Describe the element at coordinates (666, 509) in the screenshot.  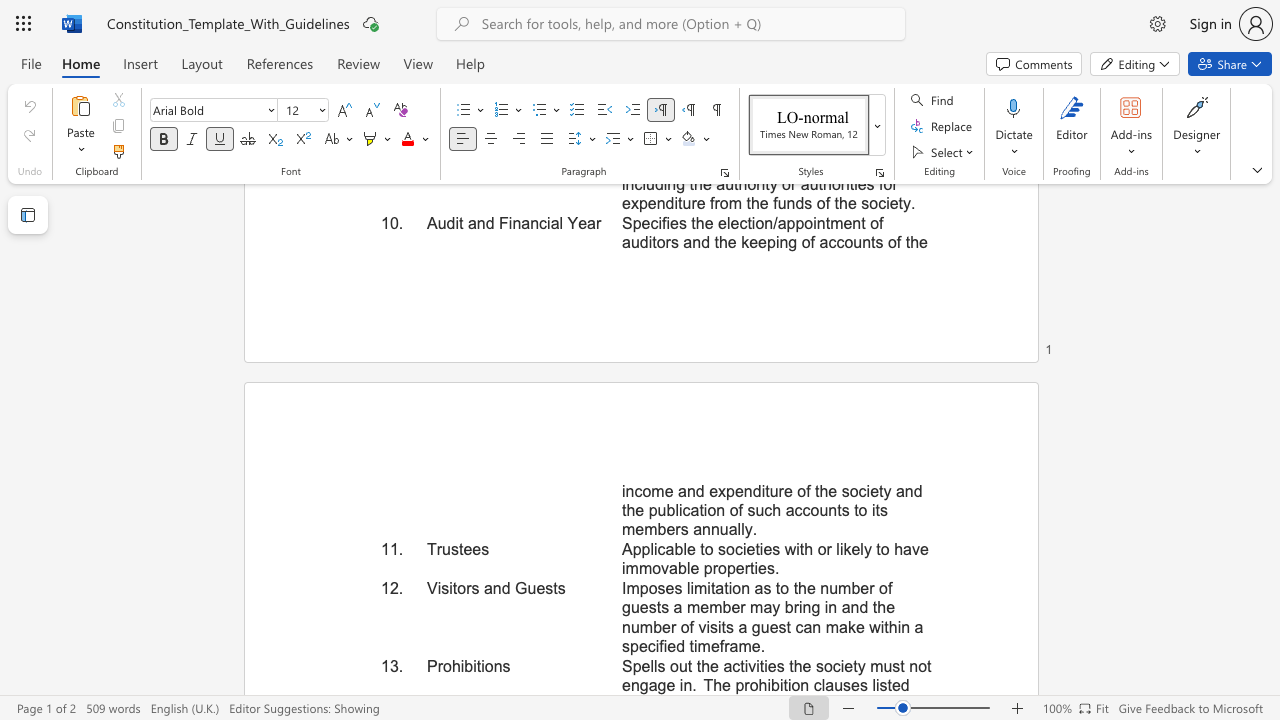
I see `the subset text "blication of such accoun" within the text "income and expenditure of the society and the publication of such accounts to its members annually."` at that location.